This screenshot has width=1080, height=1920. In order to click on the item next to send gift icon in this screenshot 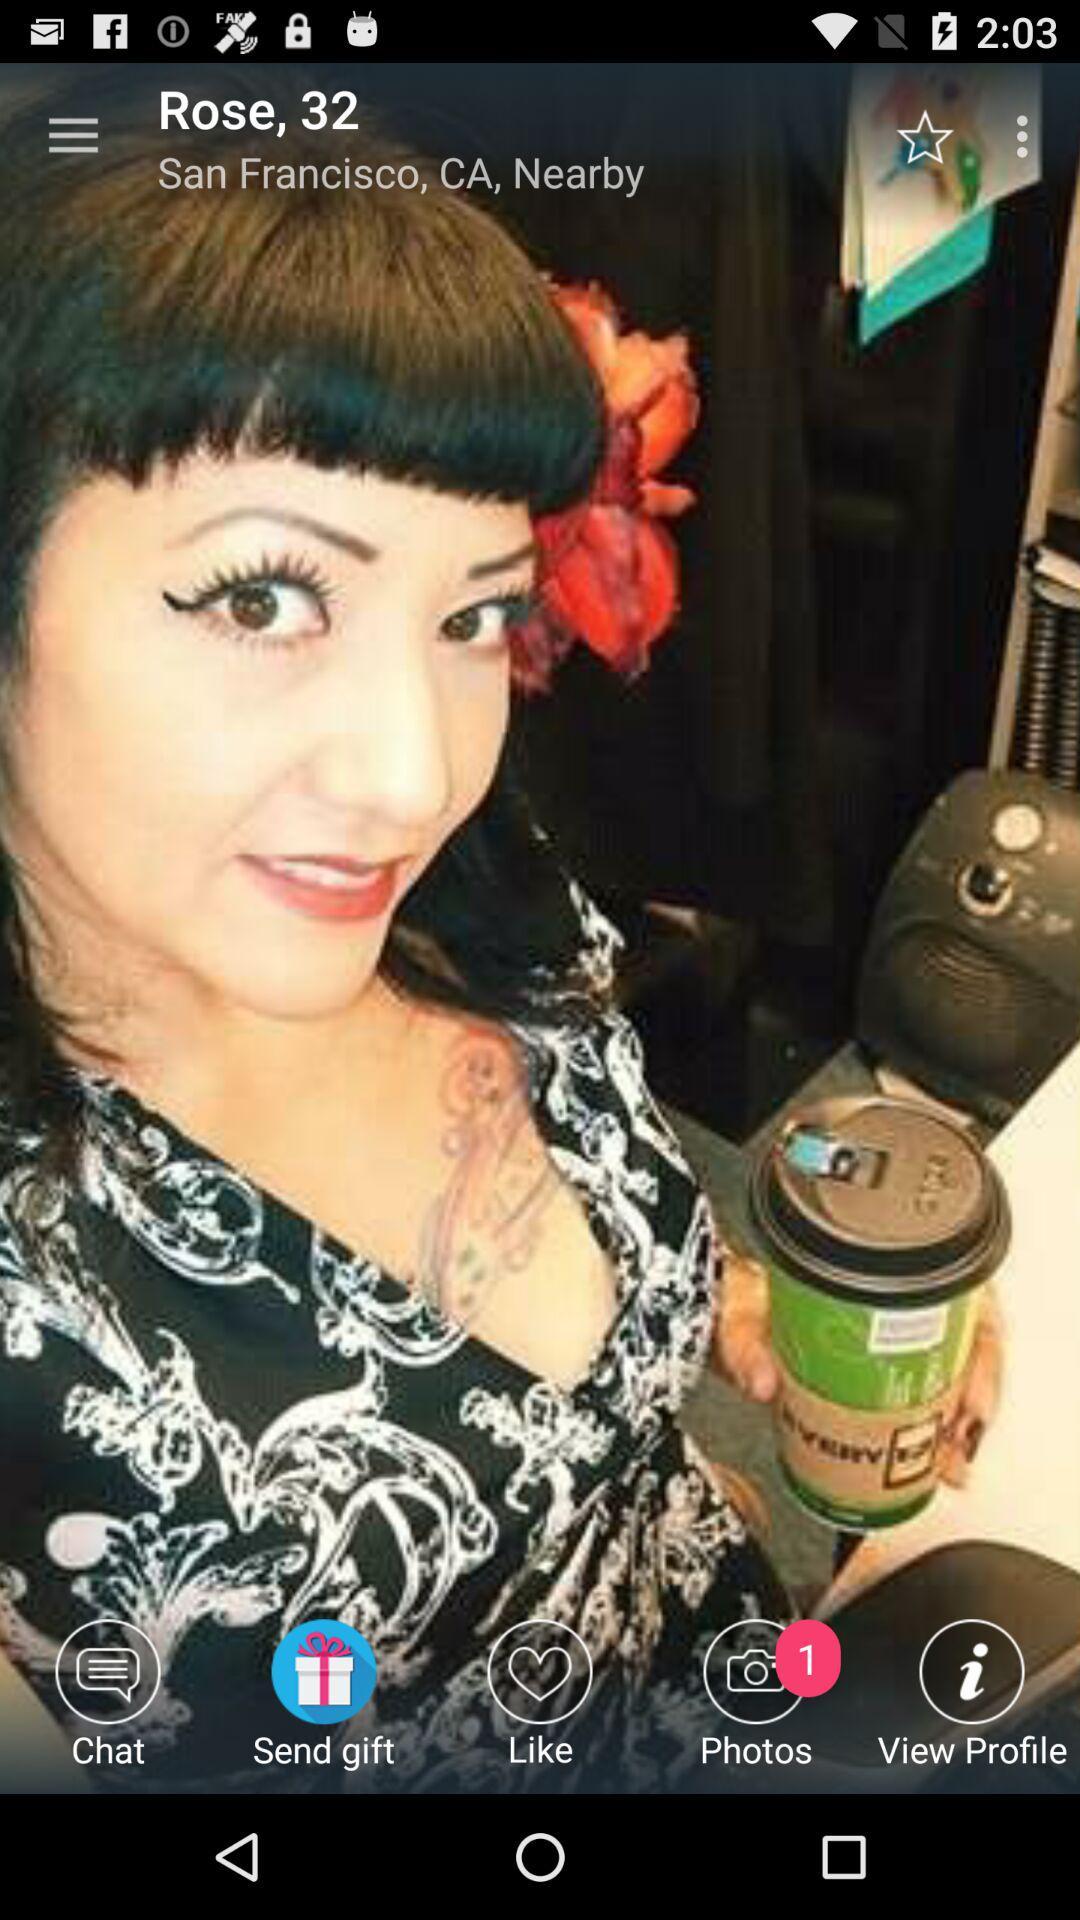, I will do `click(108, 1705)`.